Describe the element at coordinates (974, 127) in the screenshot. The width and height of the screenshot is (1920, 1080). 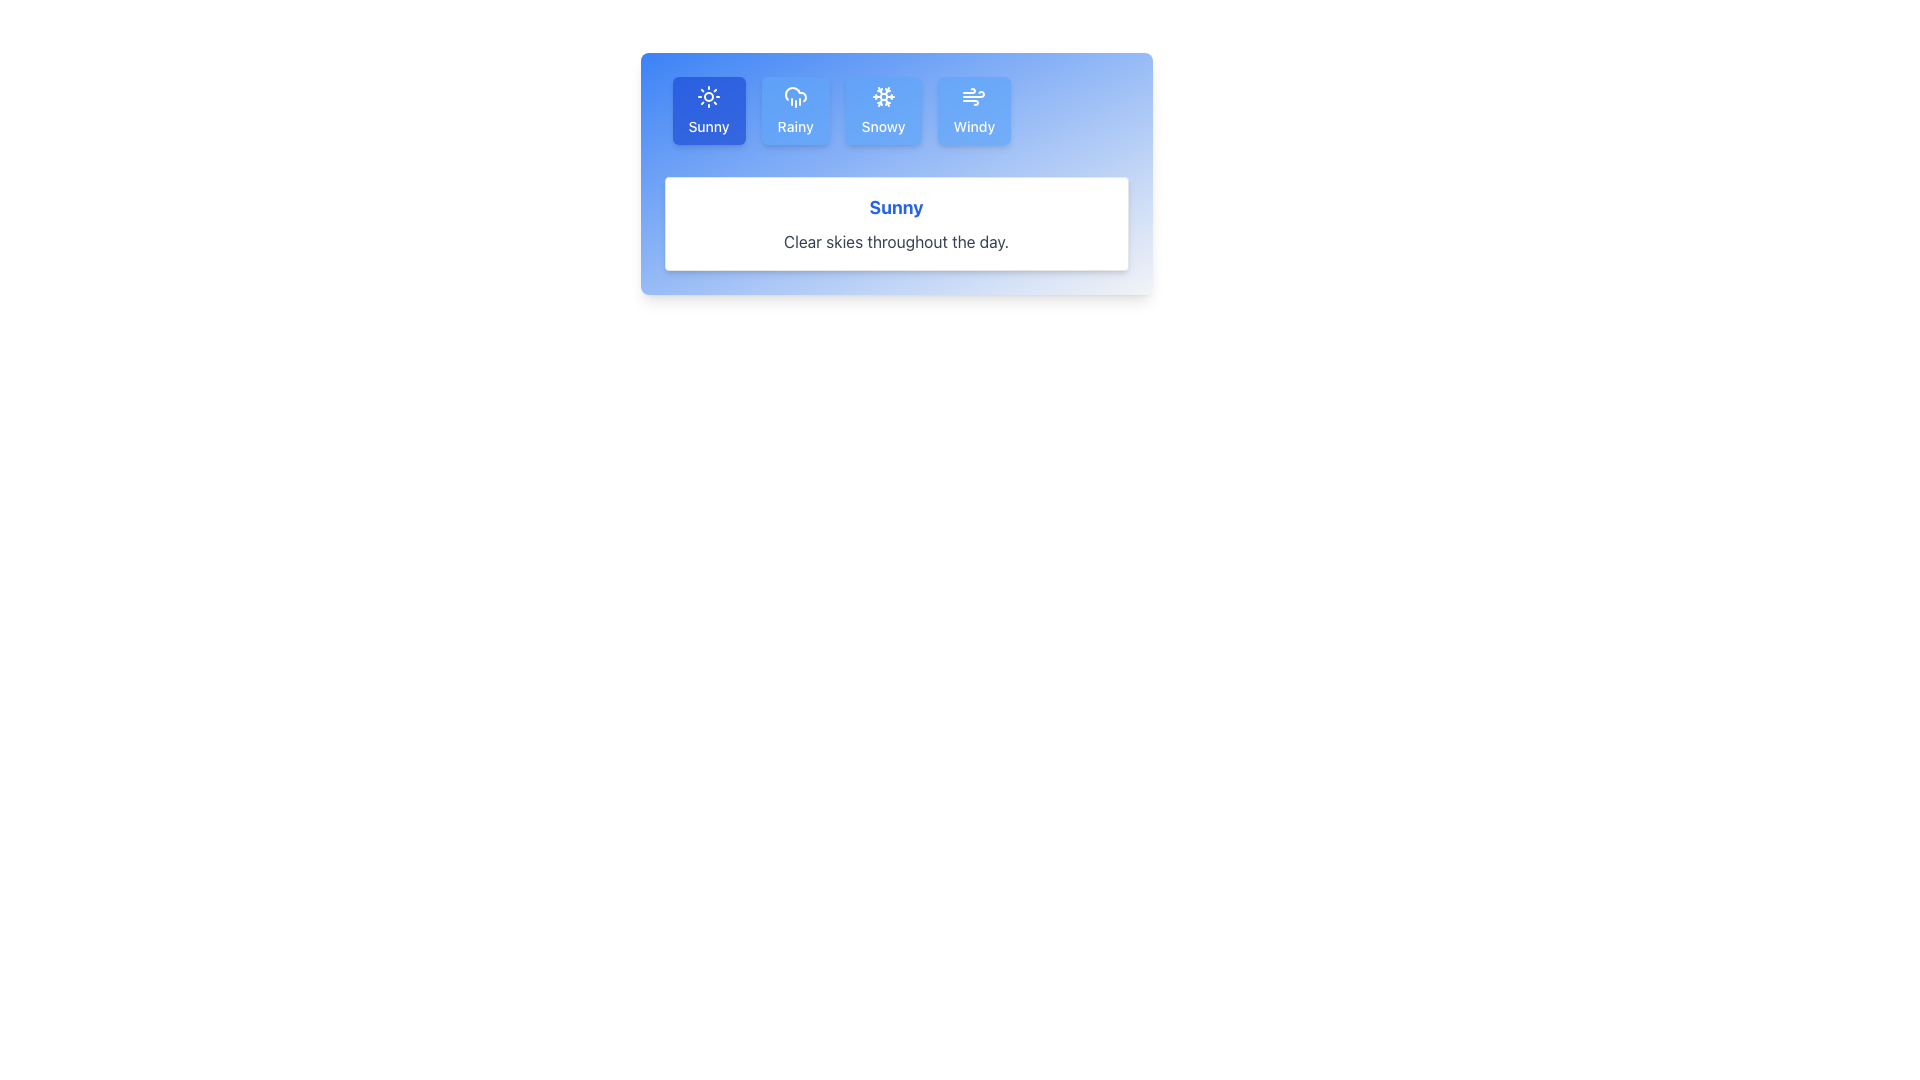
I see `the label that describes the button's purpose related to weather conditions, located within the fourth button in a horizontal series of 'Sunny', 'Rainy', and 'Snowy'` at that location.